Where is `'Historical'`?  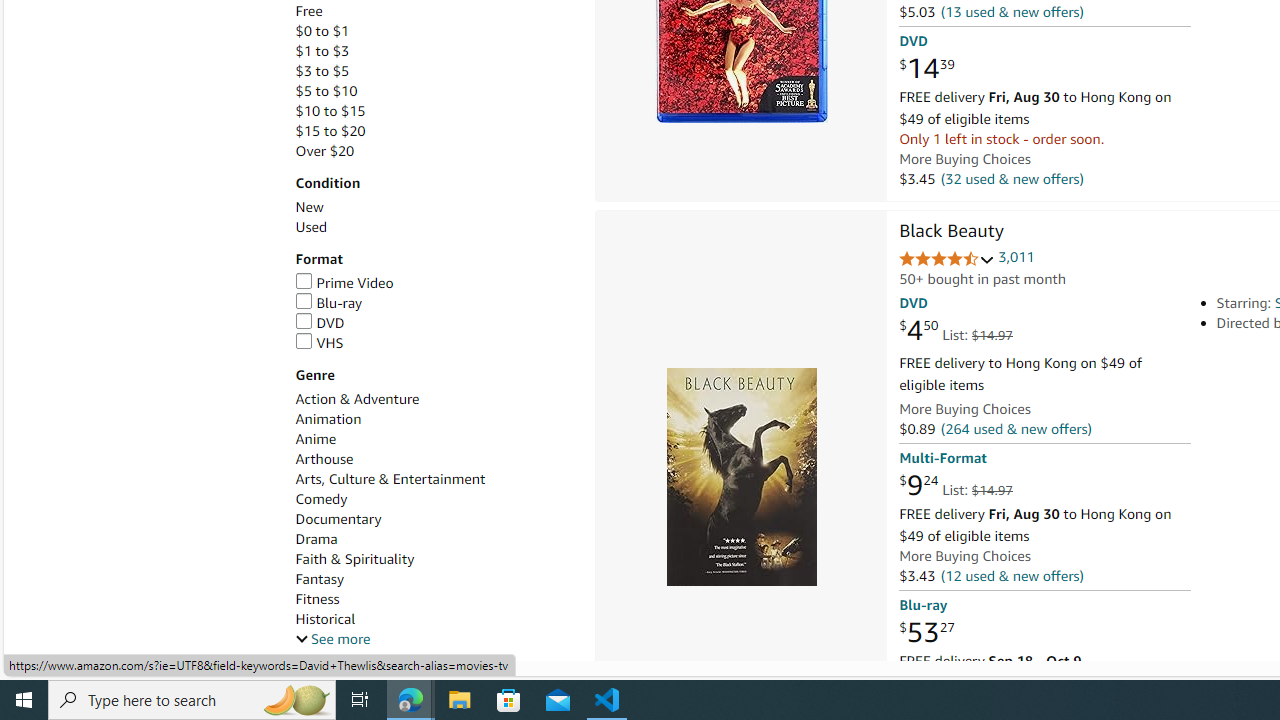 'Historical' is located at coordinates (325, 618).